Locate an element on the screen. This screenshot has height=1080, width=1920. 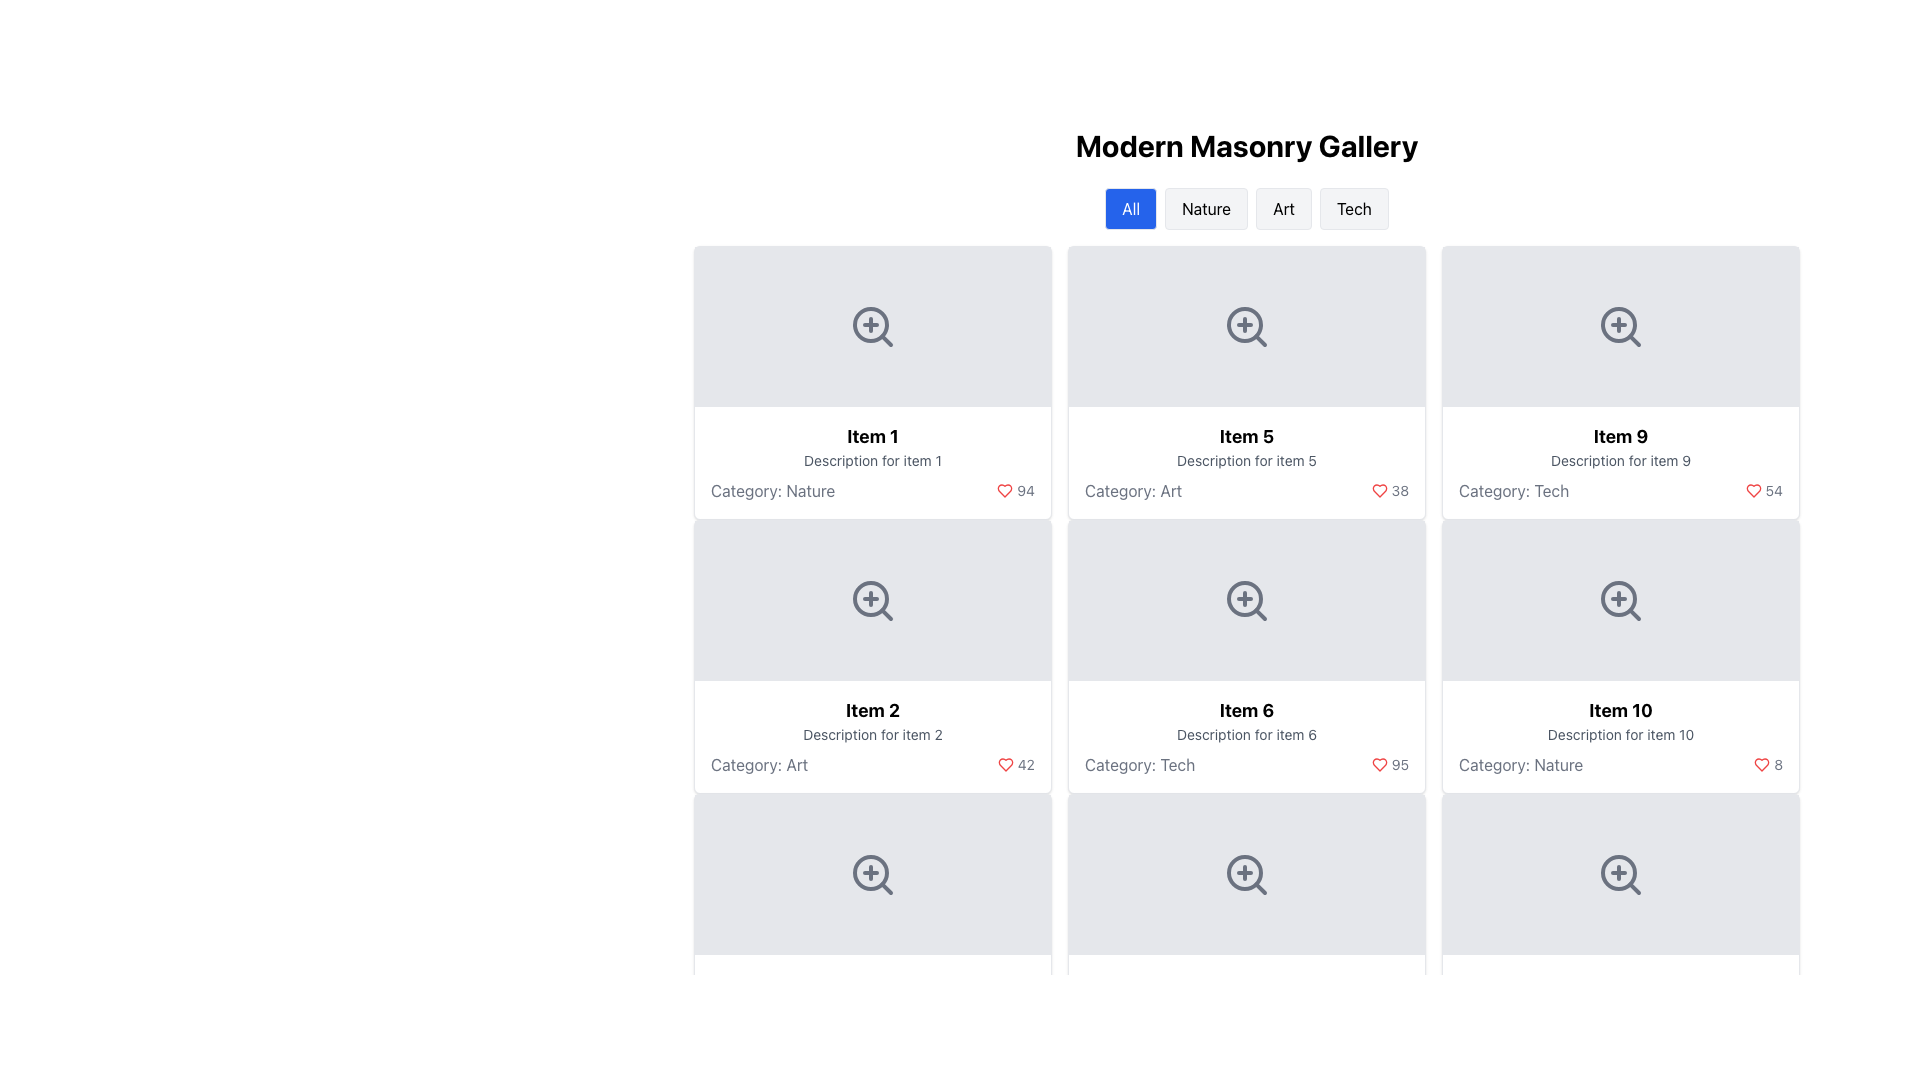
the text label displaying 'Category: Nature' located below the description of 'Item 10' in the grid layout is located at coordinates (1520, 764).